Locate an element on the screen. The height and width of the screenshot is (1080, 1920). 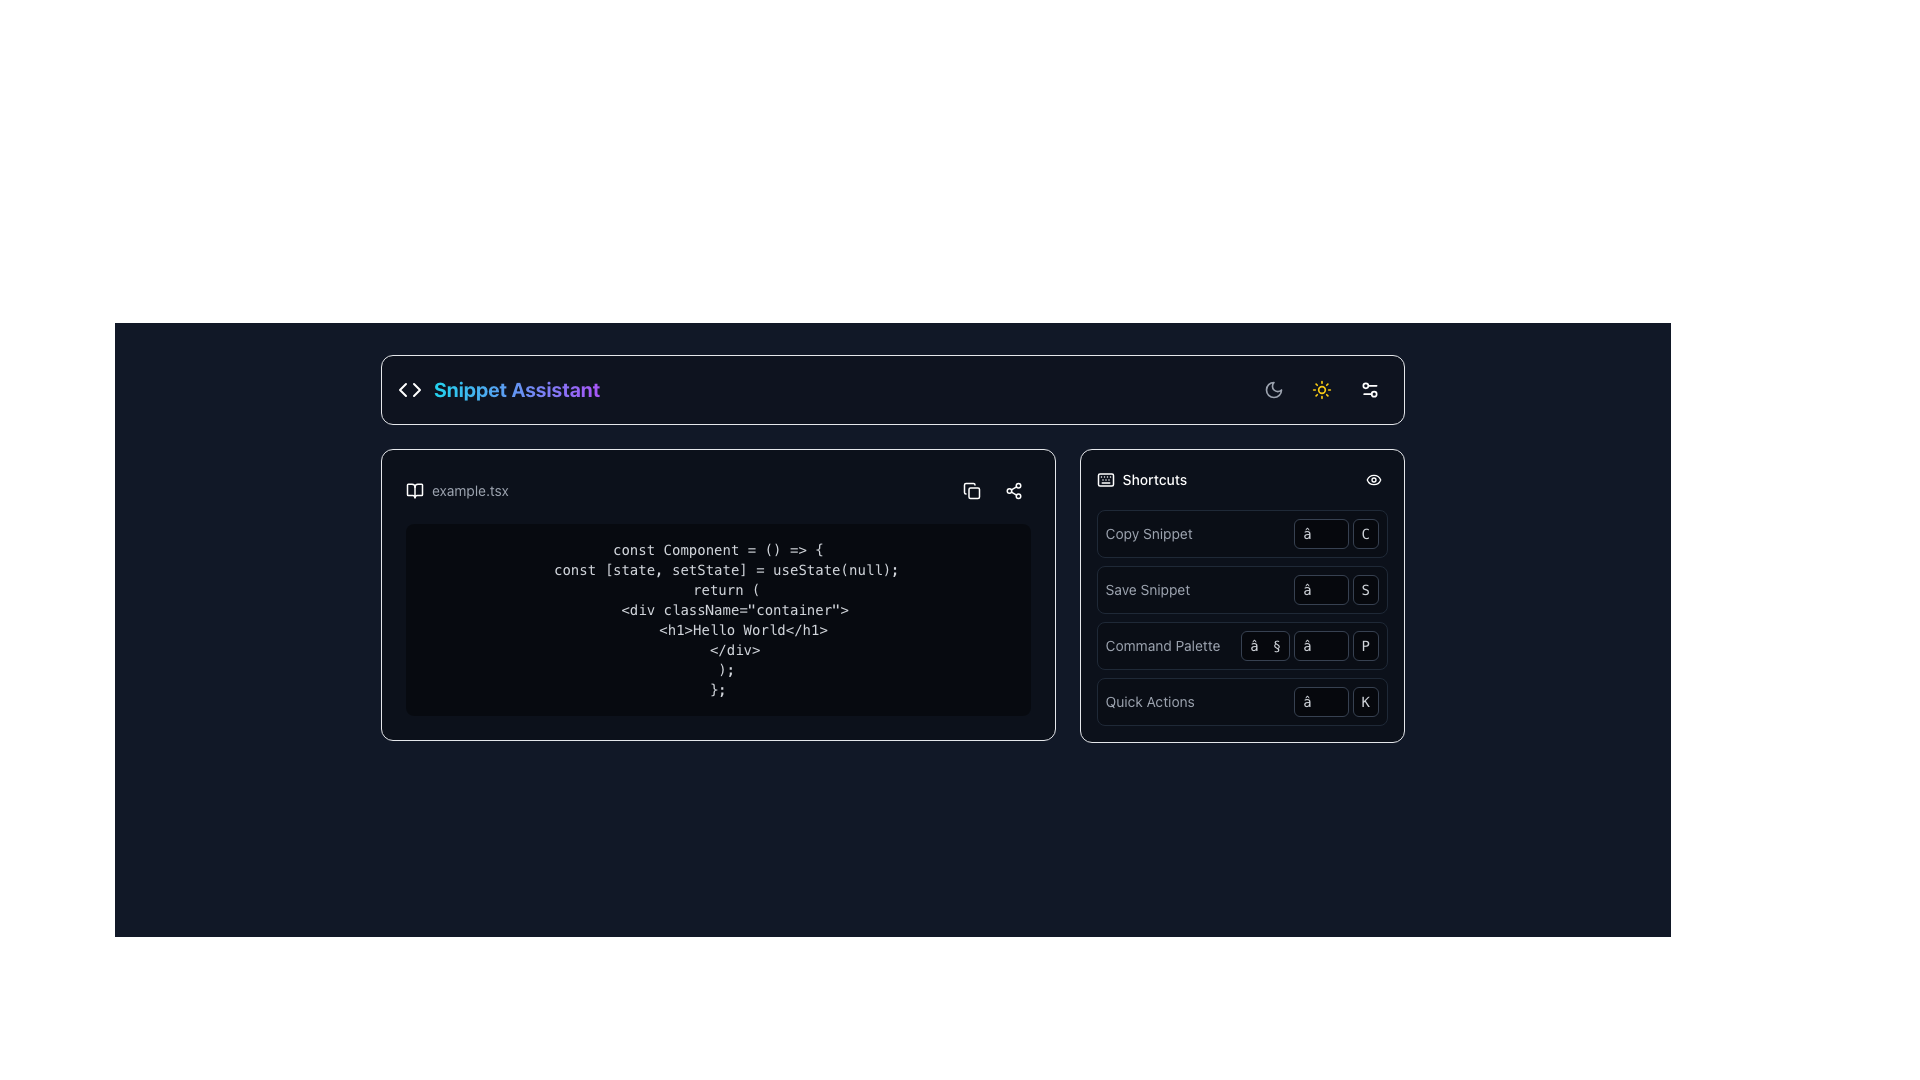
the small rounded button labeled 'C' with a dark background and light gray text is located at coordinates (1364, 532).